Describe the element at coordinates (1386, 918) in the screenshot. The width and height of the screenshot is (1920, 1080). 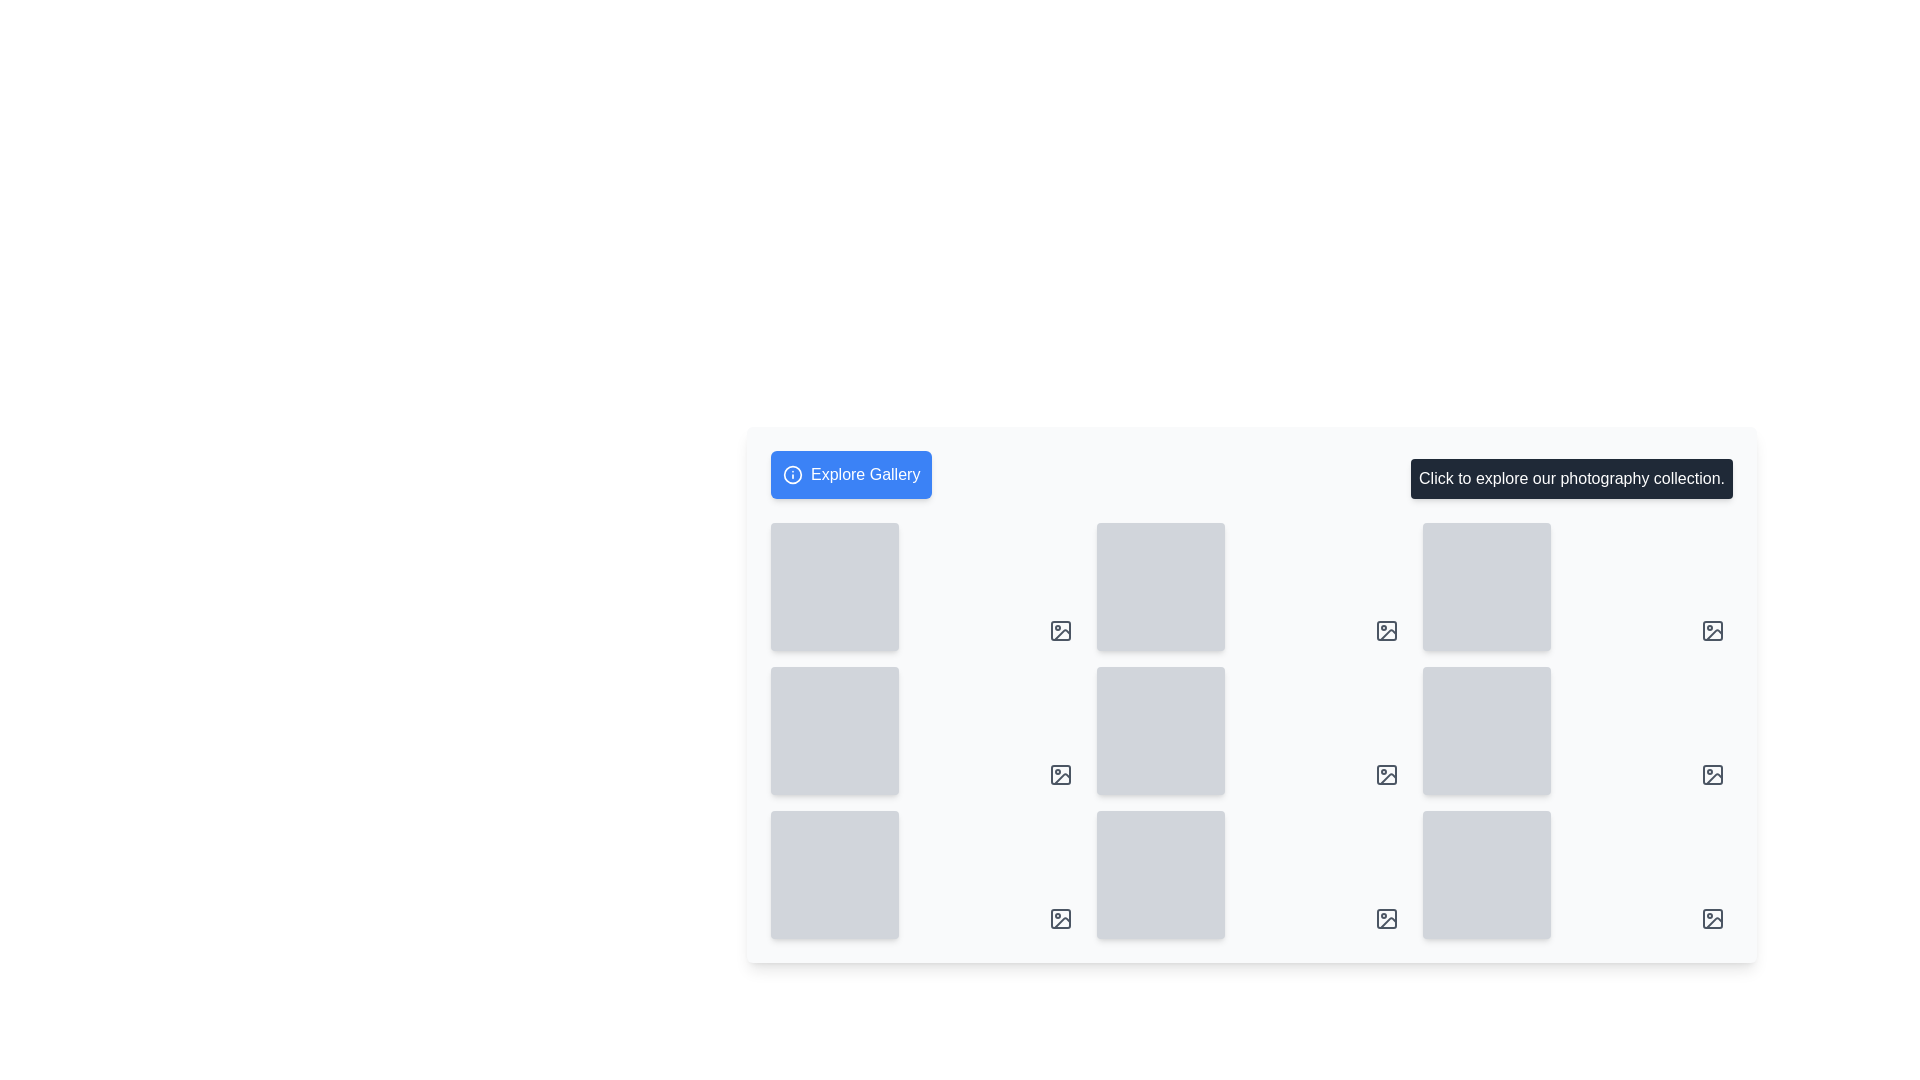
I see `the innermost rounded rectangle of the image icon located in the bottom right corner of the grid in the interactive gallery layout` at that location.